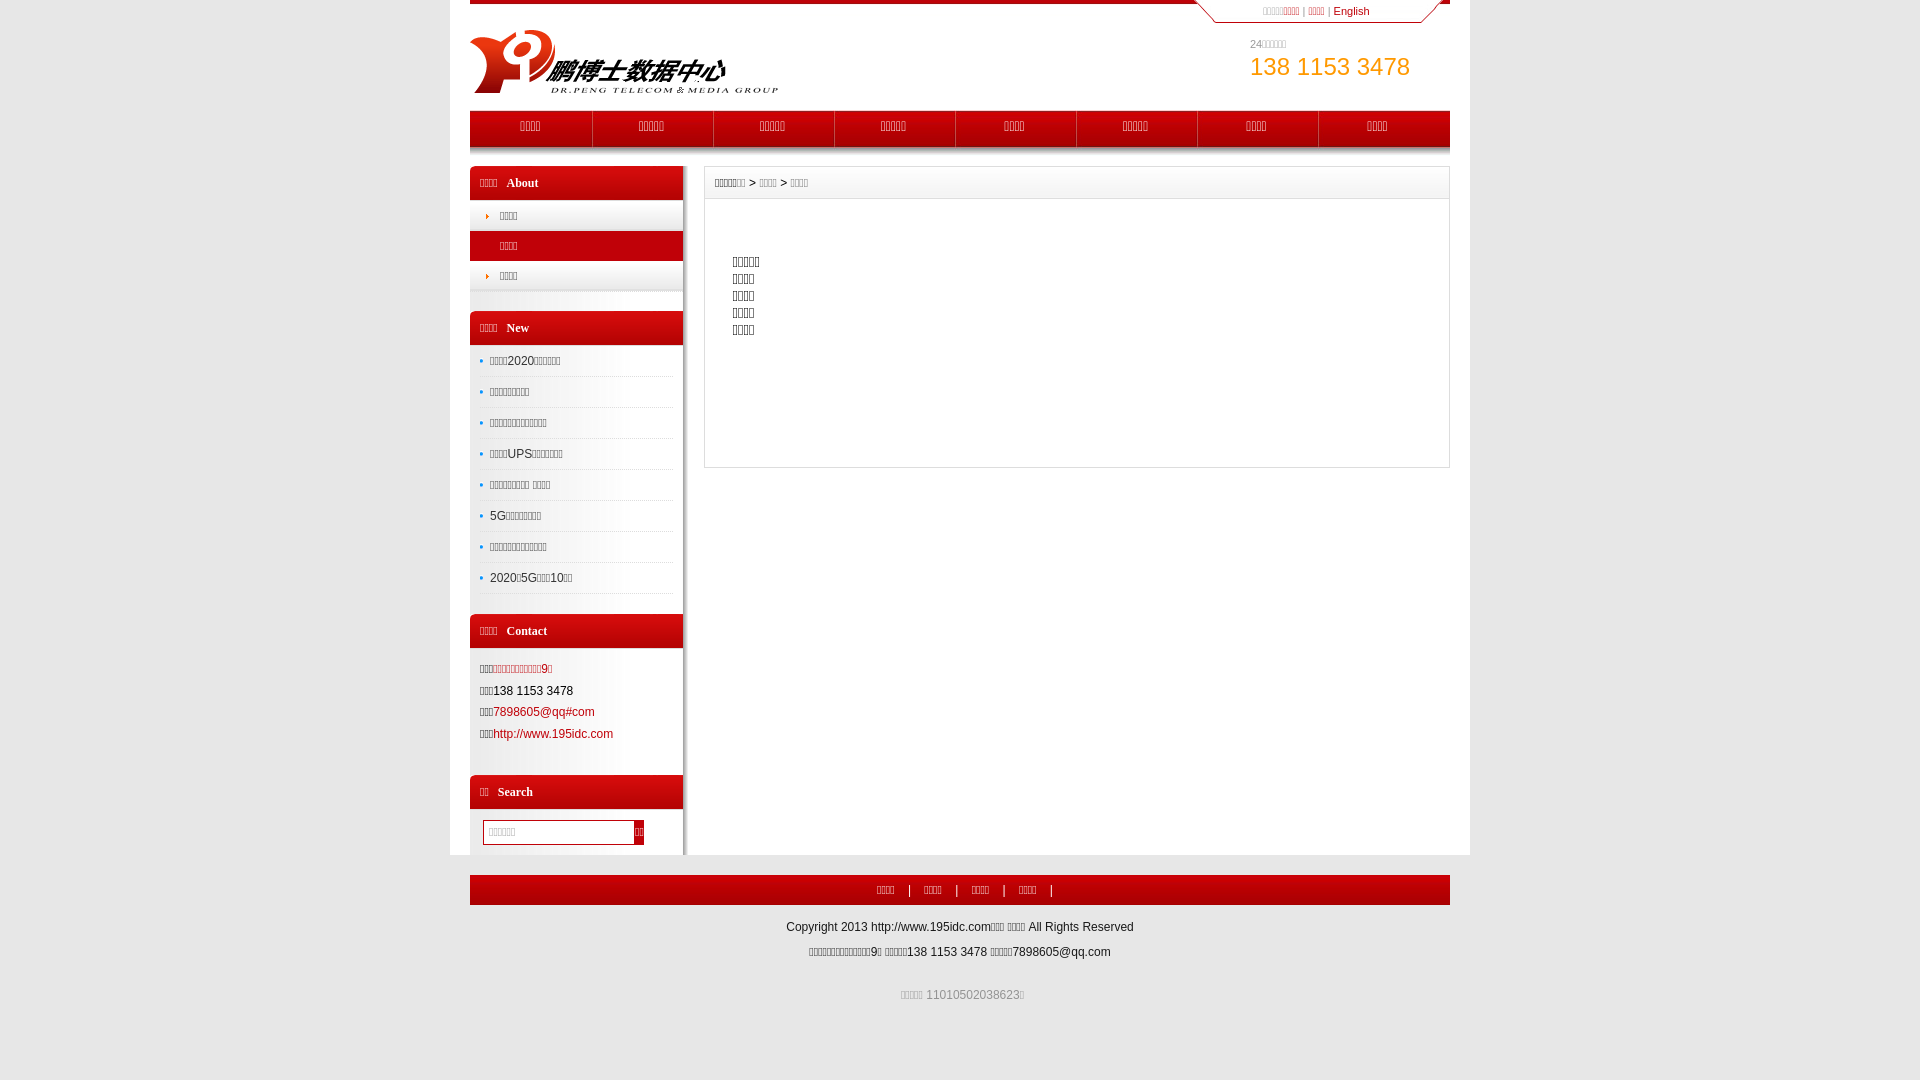 The image size is (1920, 1080). What do you see at coordinates (930, 926) in the screenshot?
I see `'http://www.195idc.com'` at bounding box center [930, 926].